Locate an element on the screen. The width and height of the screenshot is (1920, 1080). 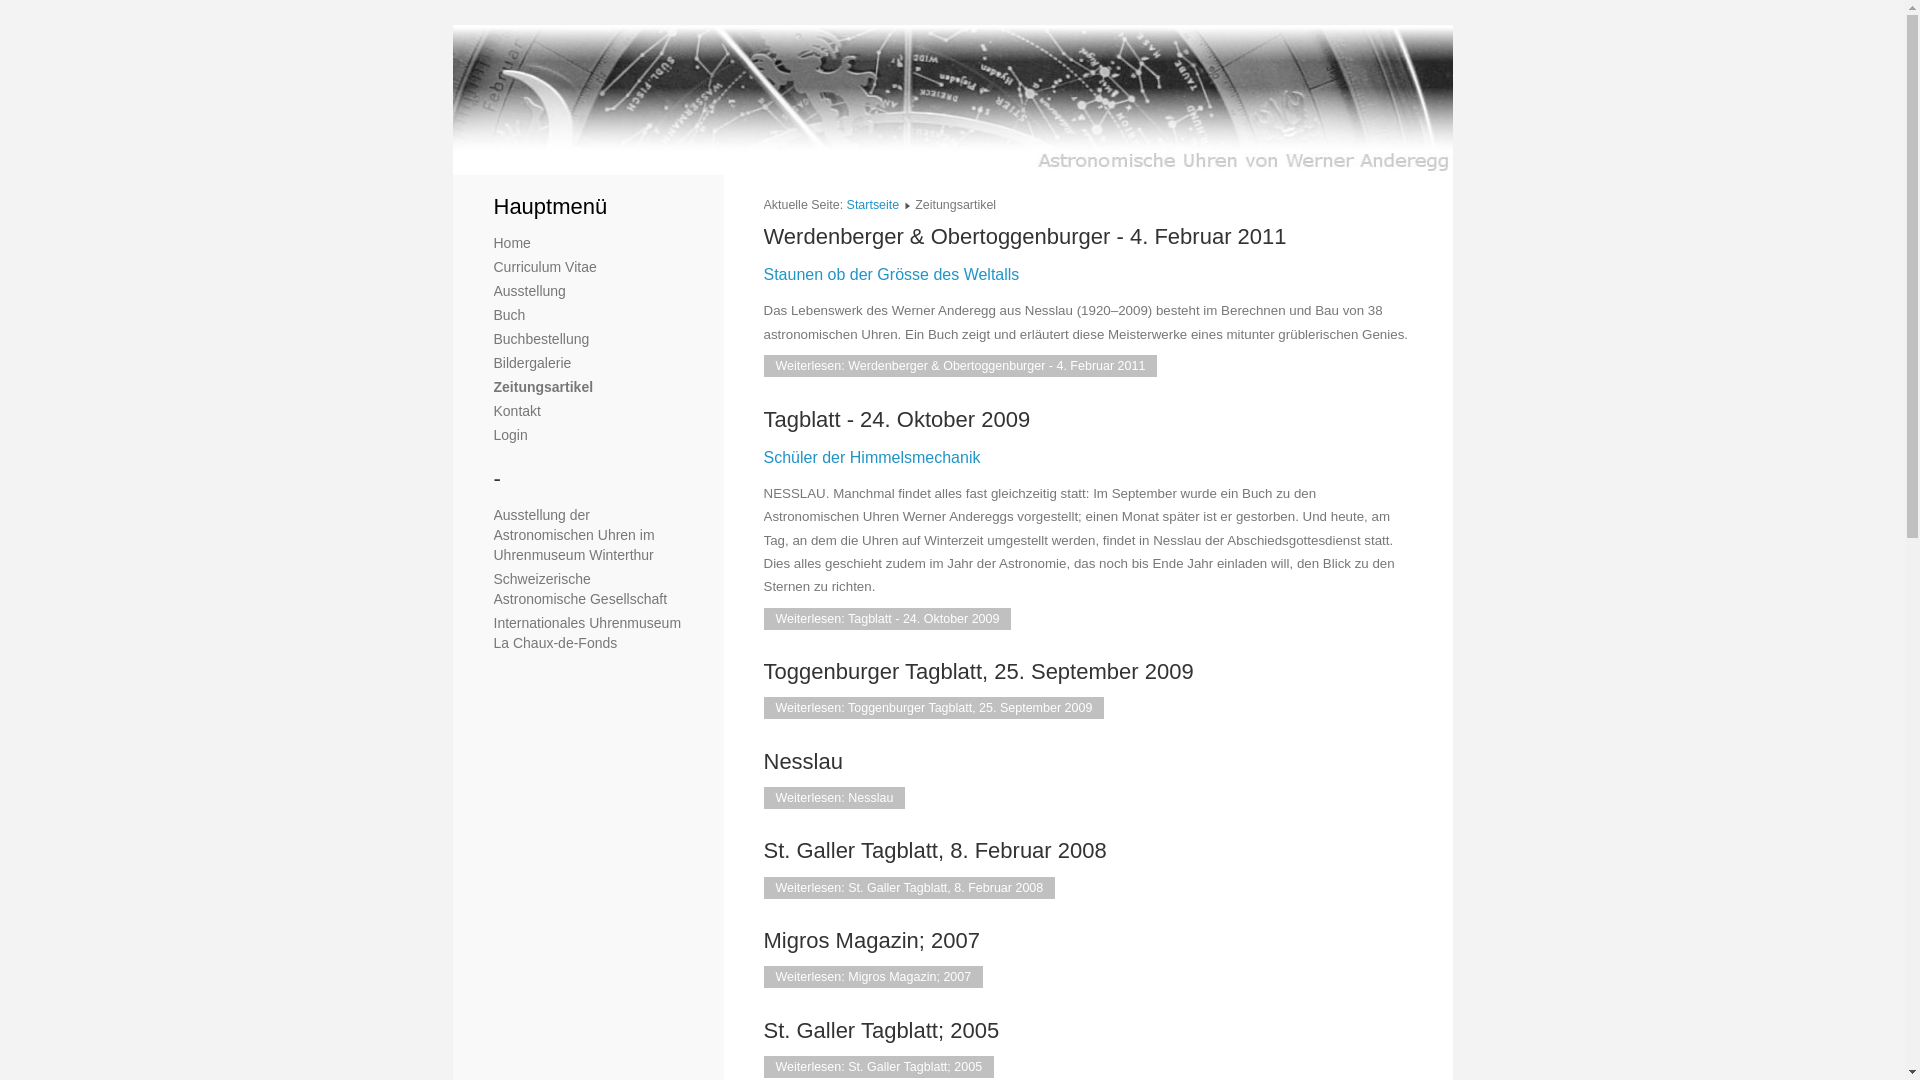
'Kontakt' is located at coordinates (517, 410).